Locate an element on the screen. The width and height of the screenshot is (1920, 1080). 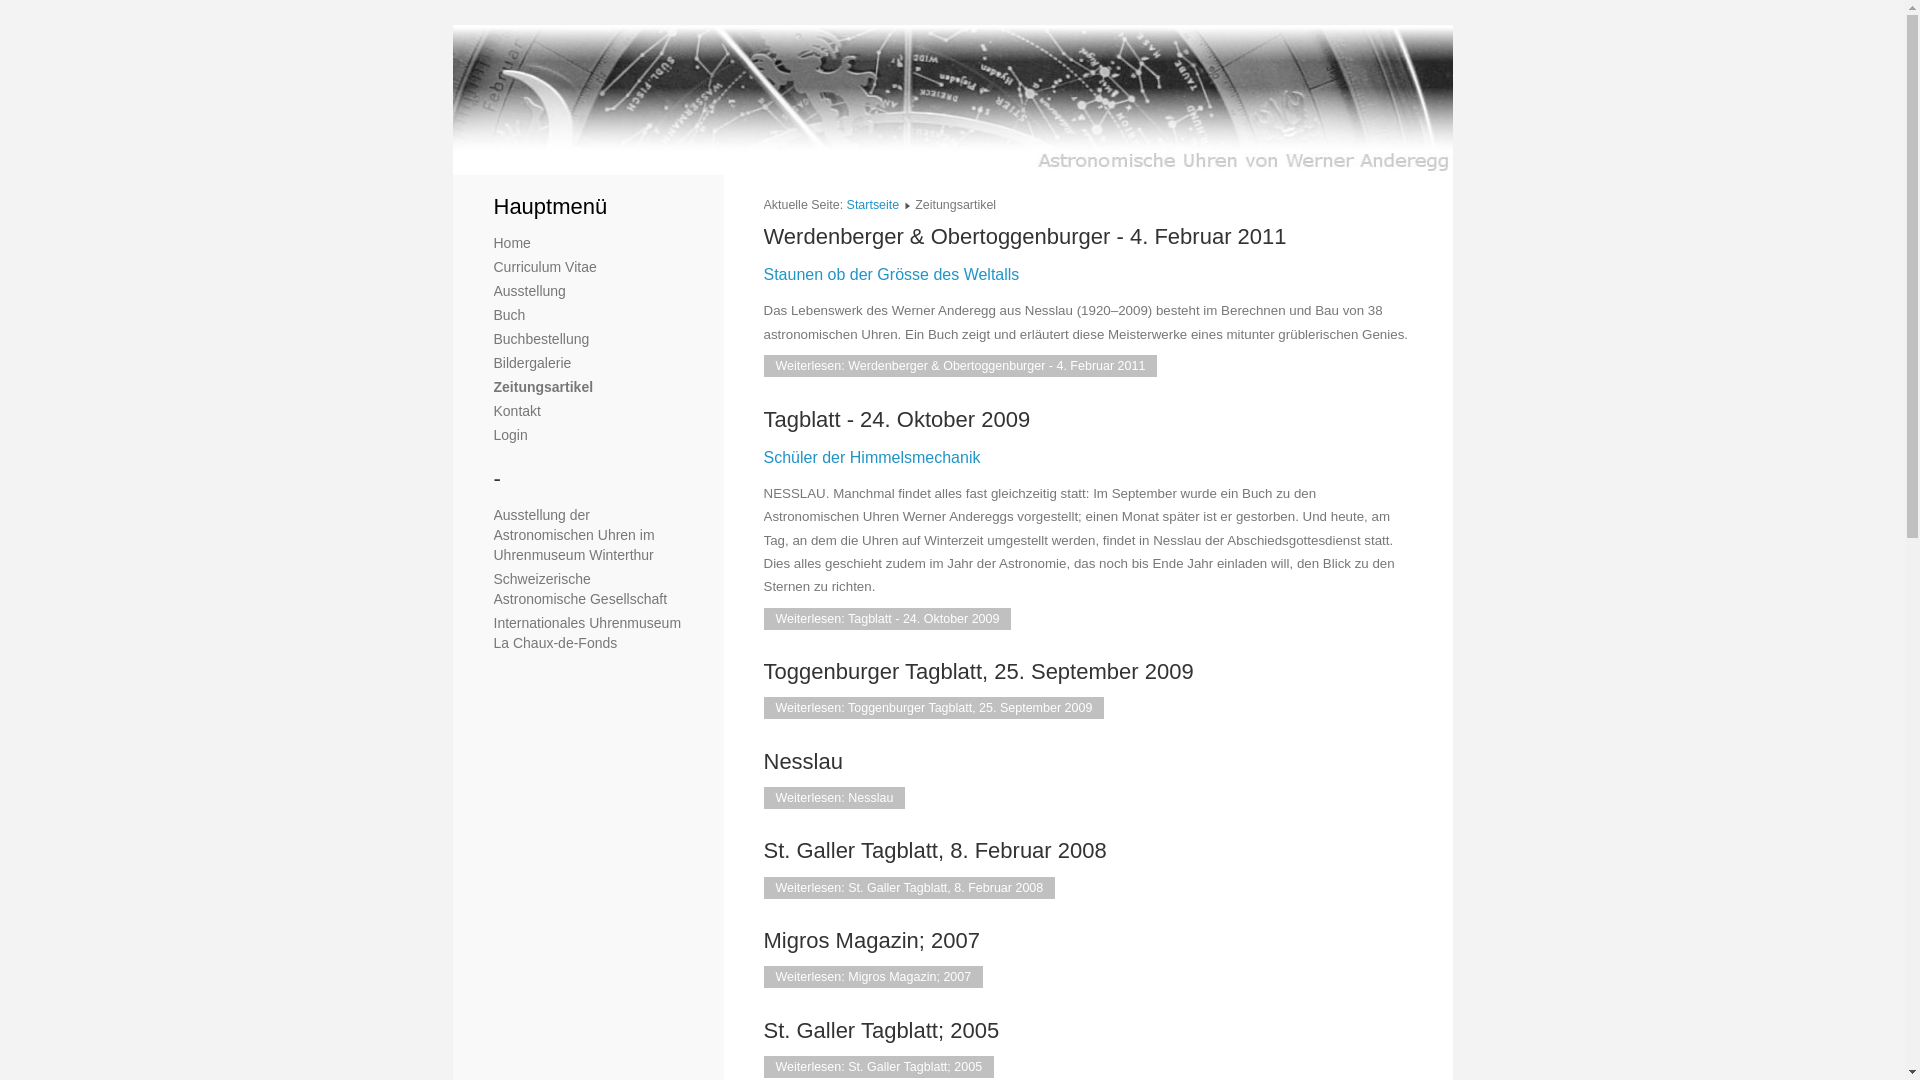
'Kontakt' is located at coordinates (517, 410).